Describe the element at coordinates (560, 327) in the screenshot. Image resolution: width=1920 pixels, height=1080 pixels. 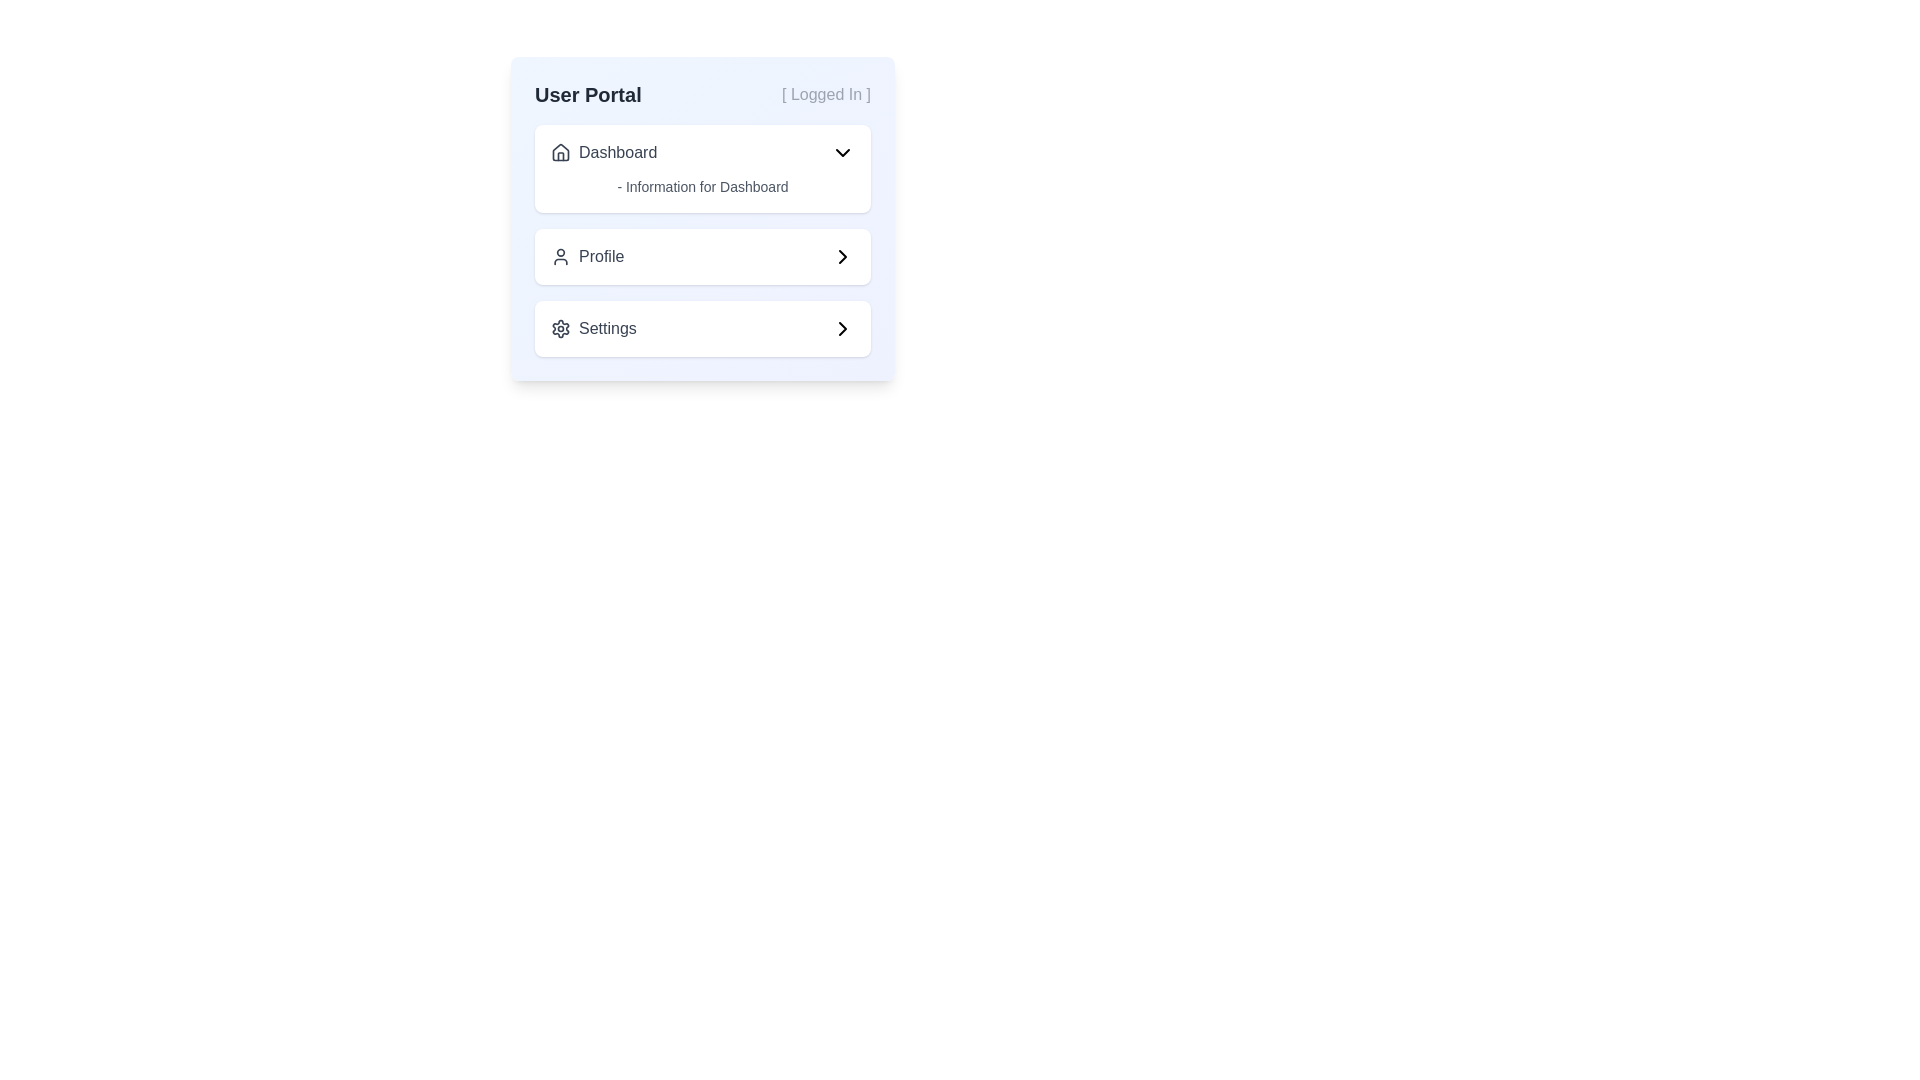
I see `the gear icon located in the settings section of the user interface, which features a circular design and intricate geometric shapes resembling a toothed wheel` at that location.